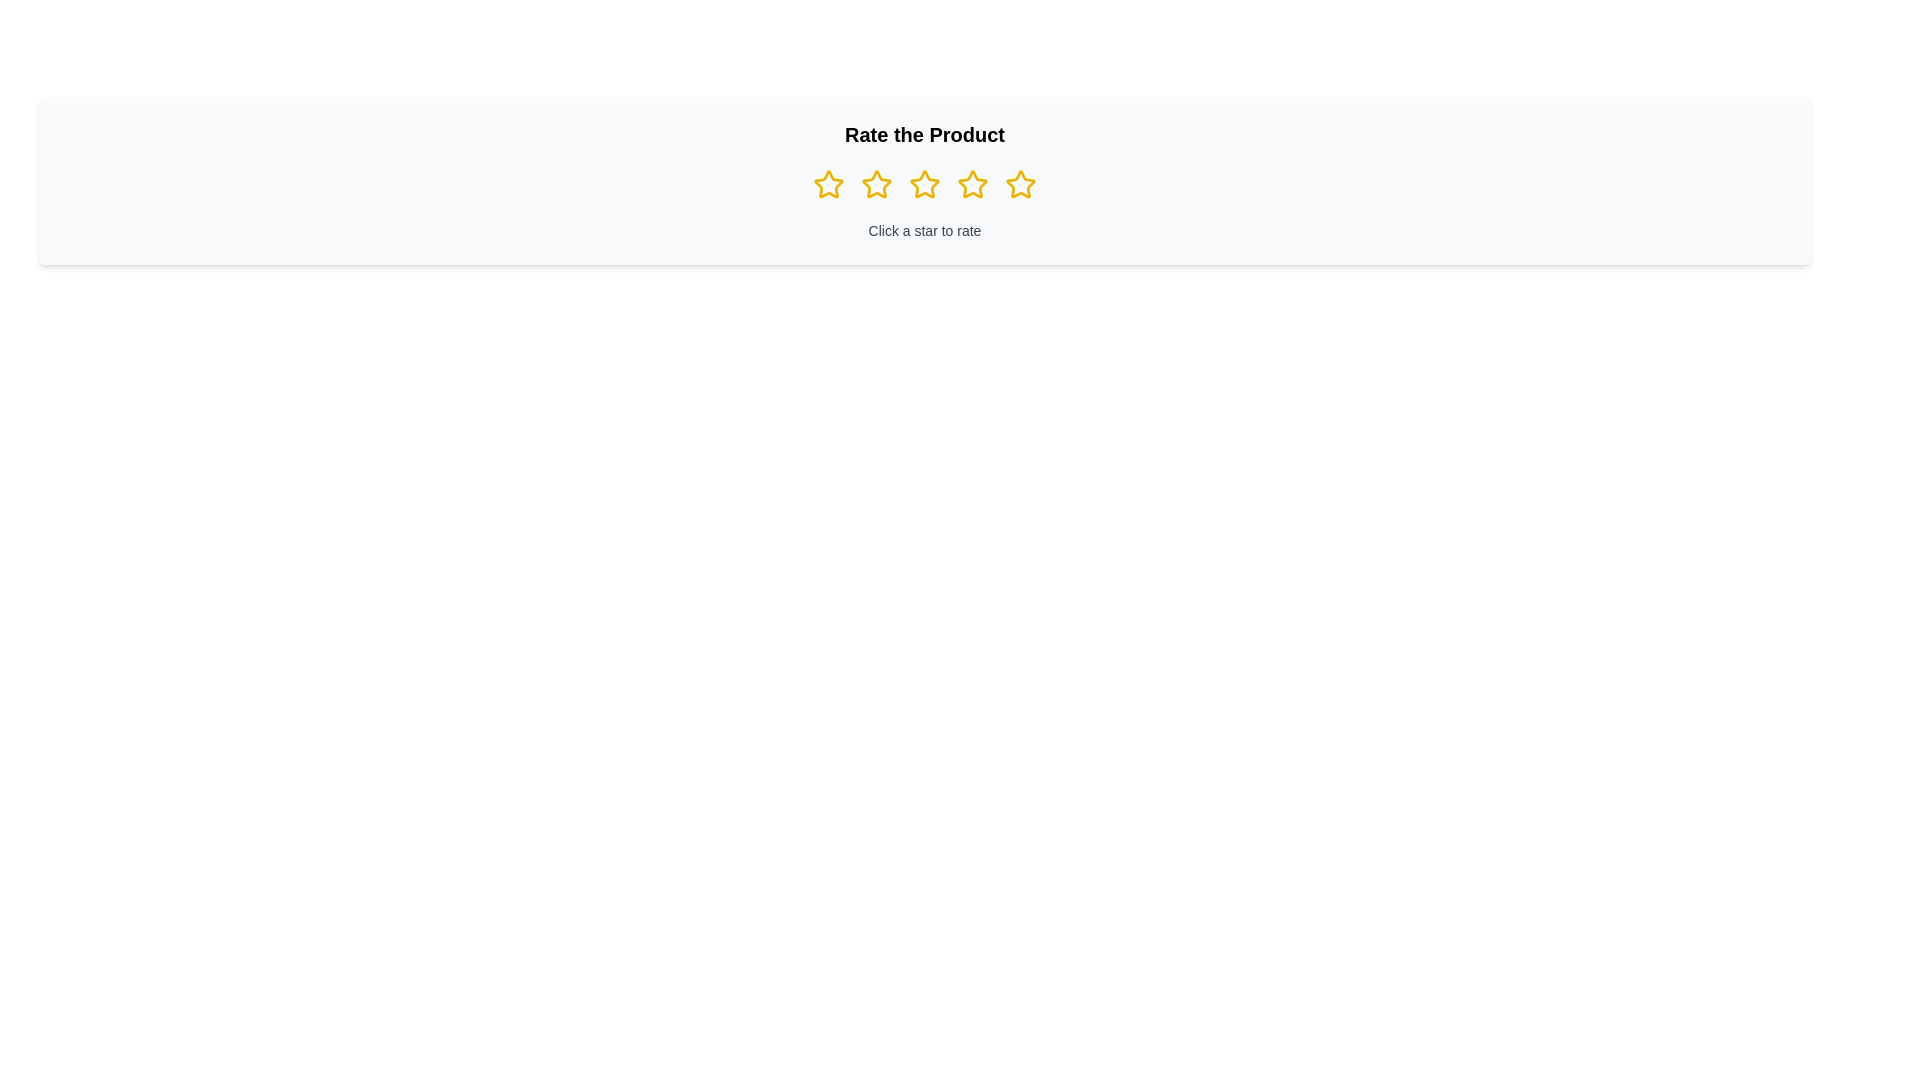  What do you see at coordinates (1021, 185) in the screenshot?
I see `the fifth star-shaped rating icon, which is yellow and outlined, located under the title 'Rate the Product'` at bounding box center [1021, 185].